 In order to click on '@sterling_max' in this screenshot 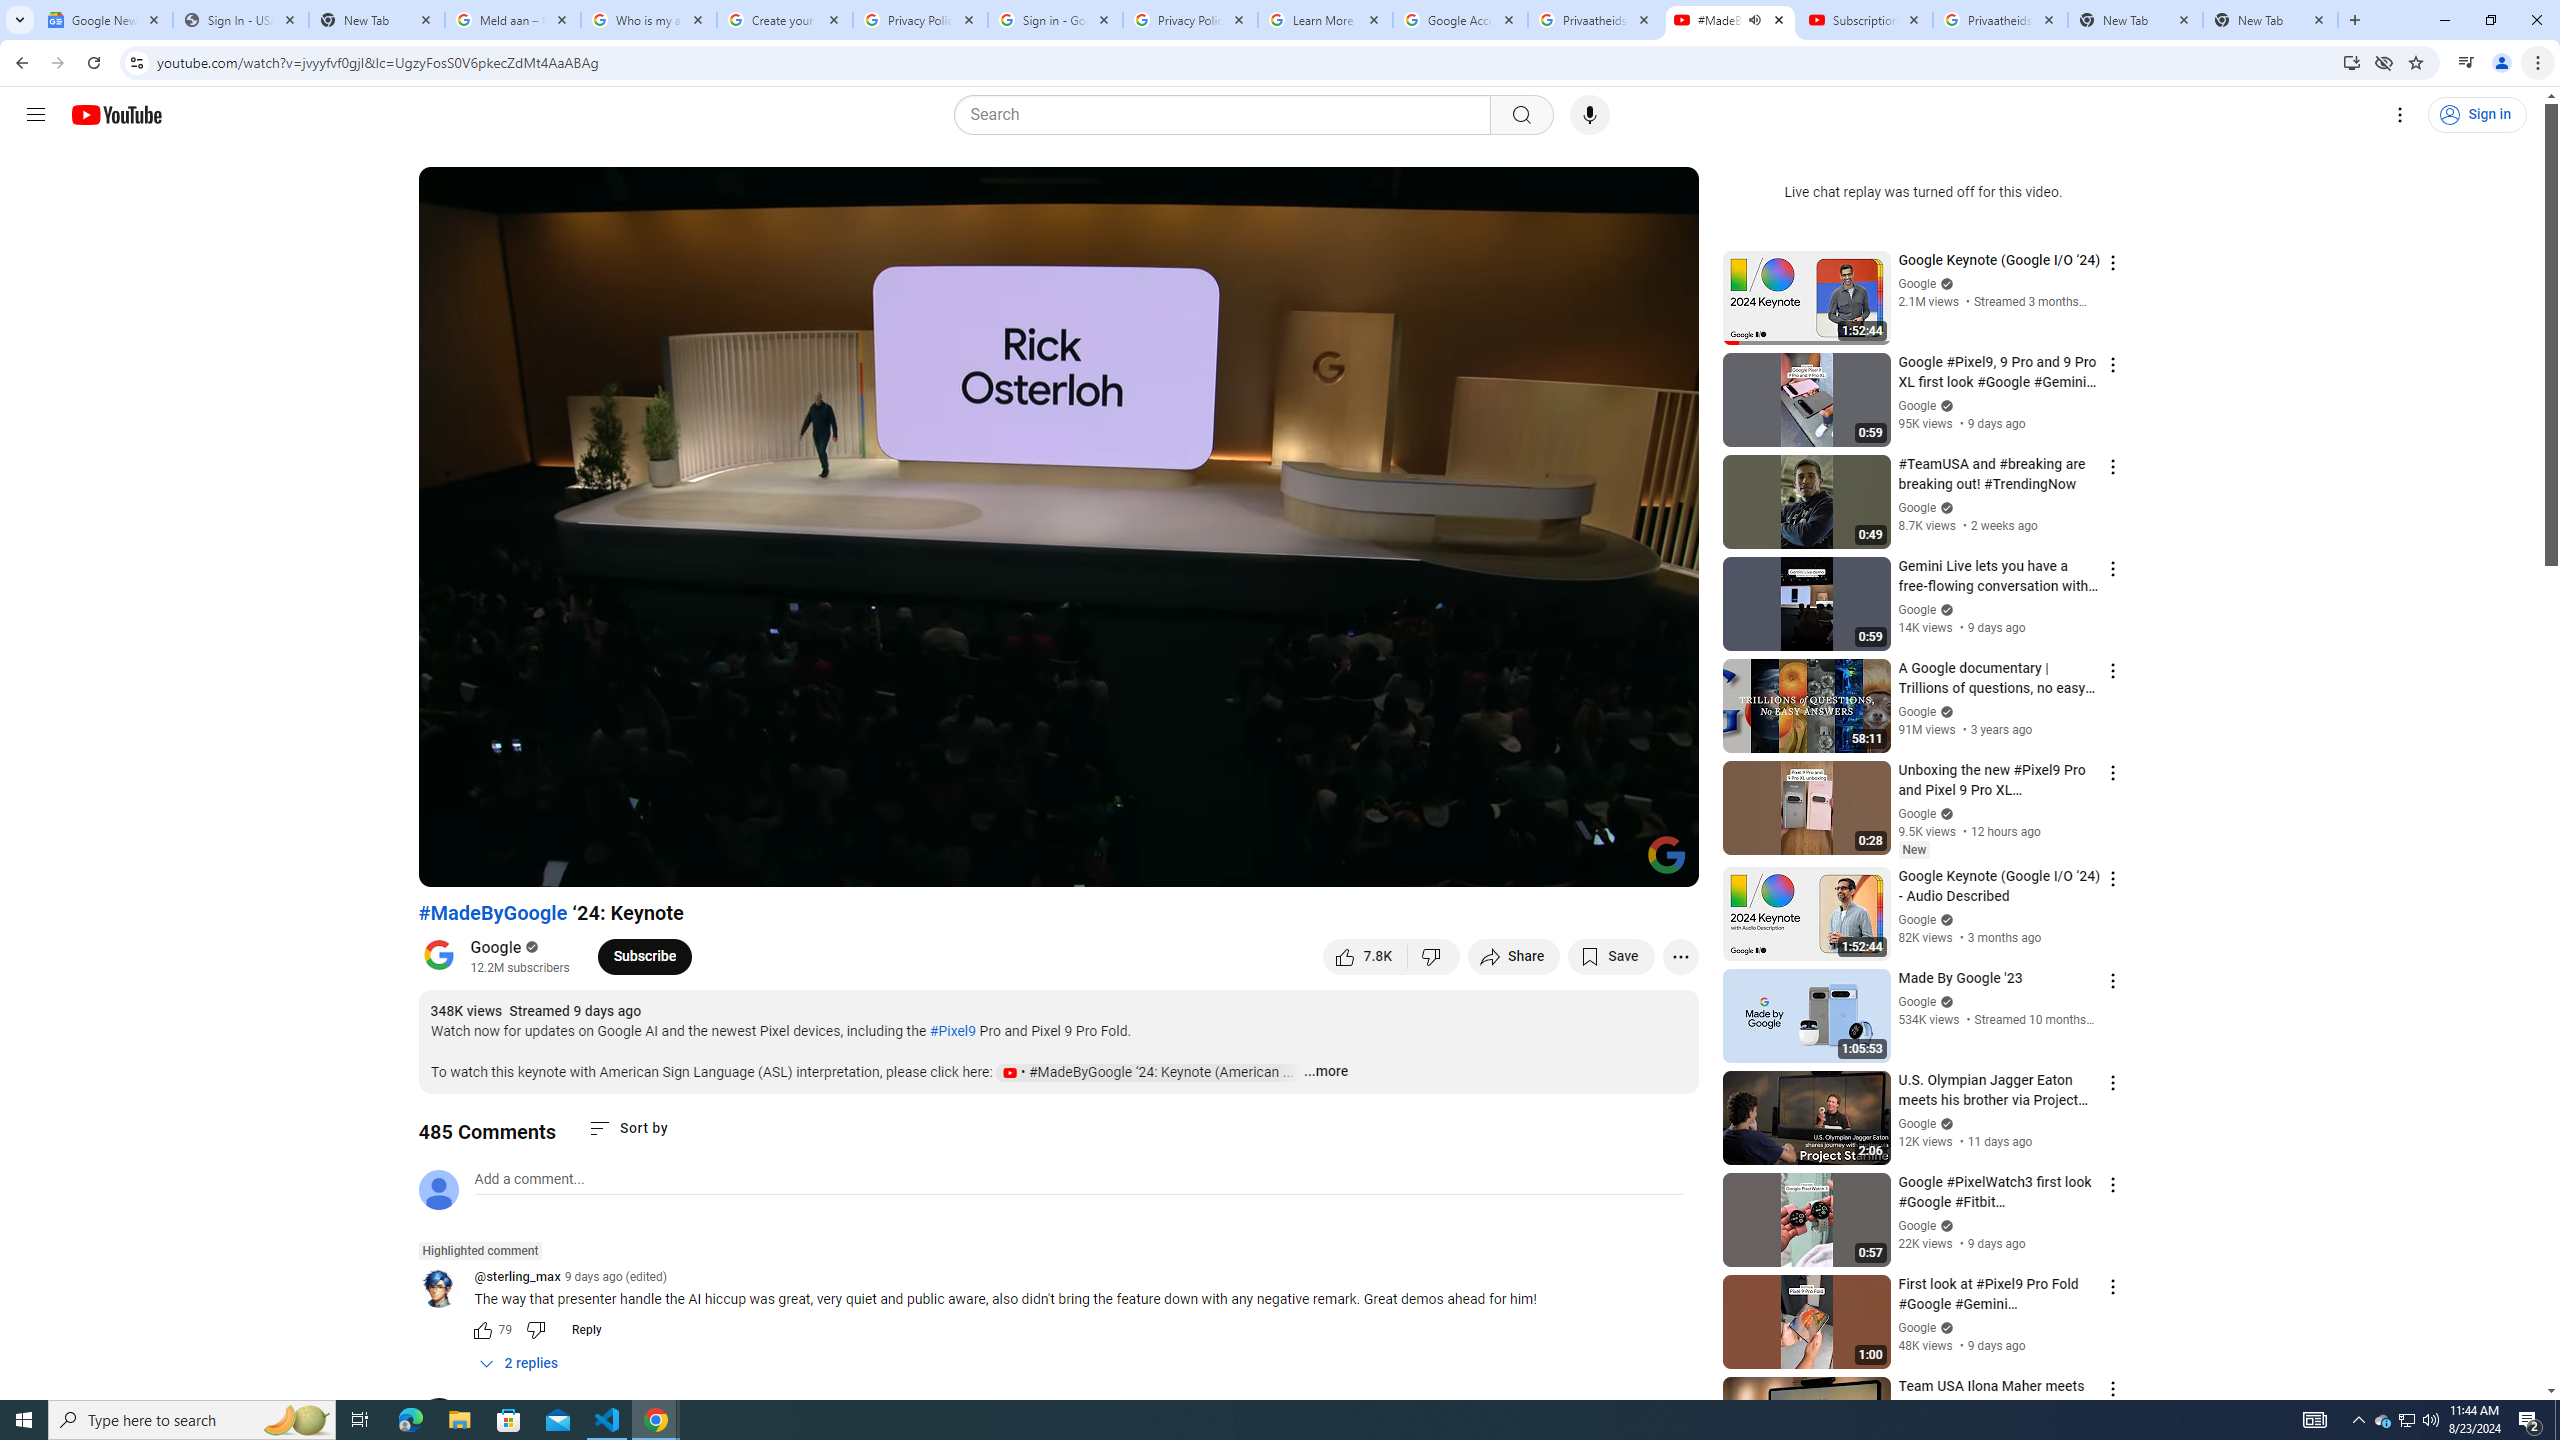, I will do `click(445, 1288)`.